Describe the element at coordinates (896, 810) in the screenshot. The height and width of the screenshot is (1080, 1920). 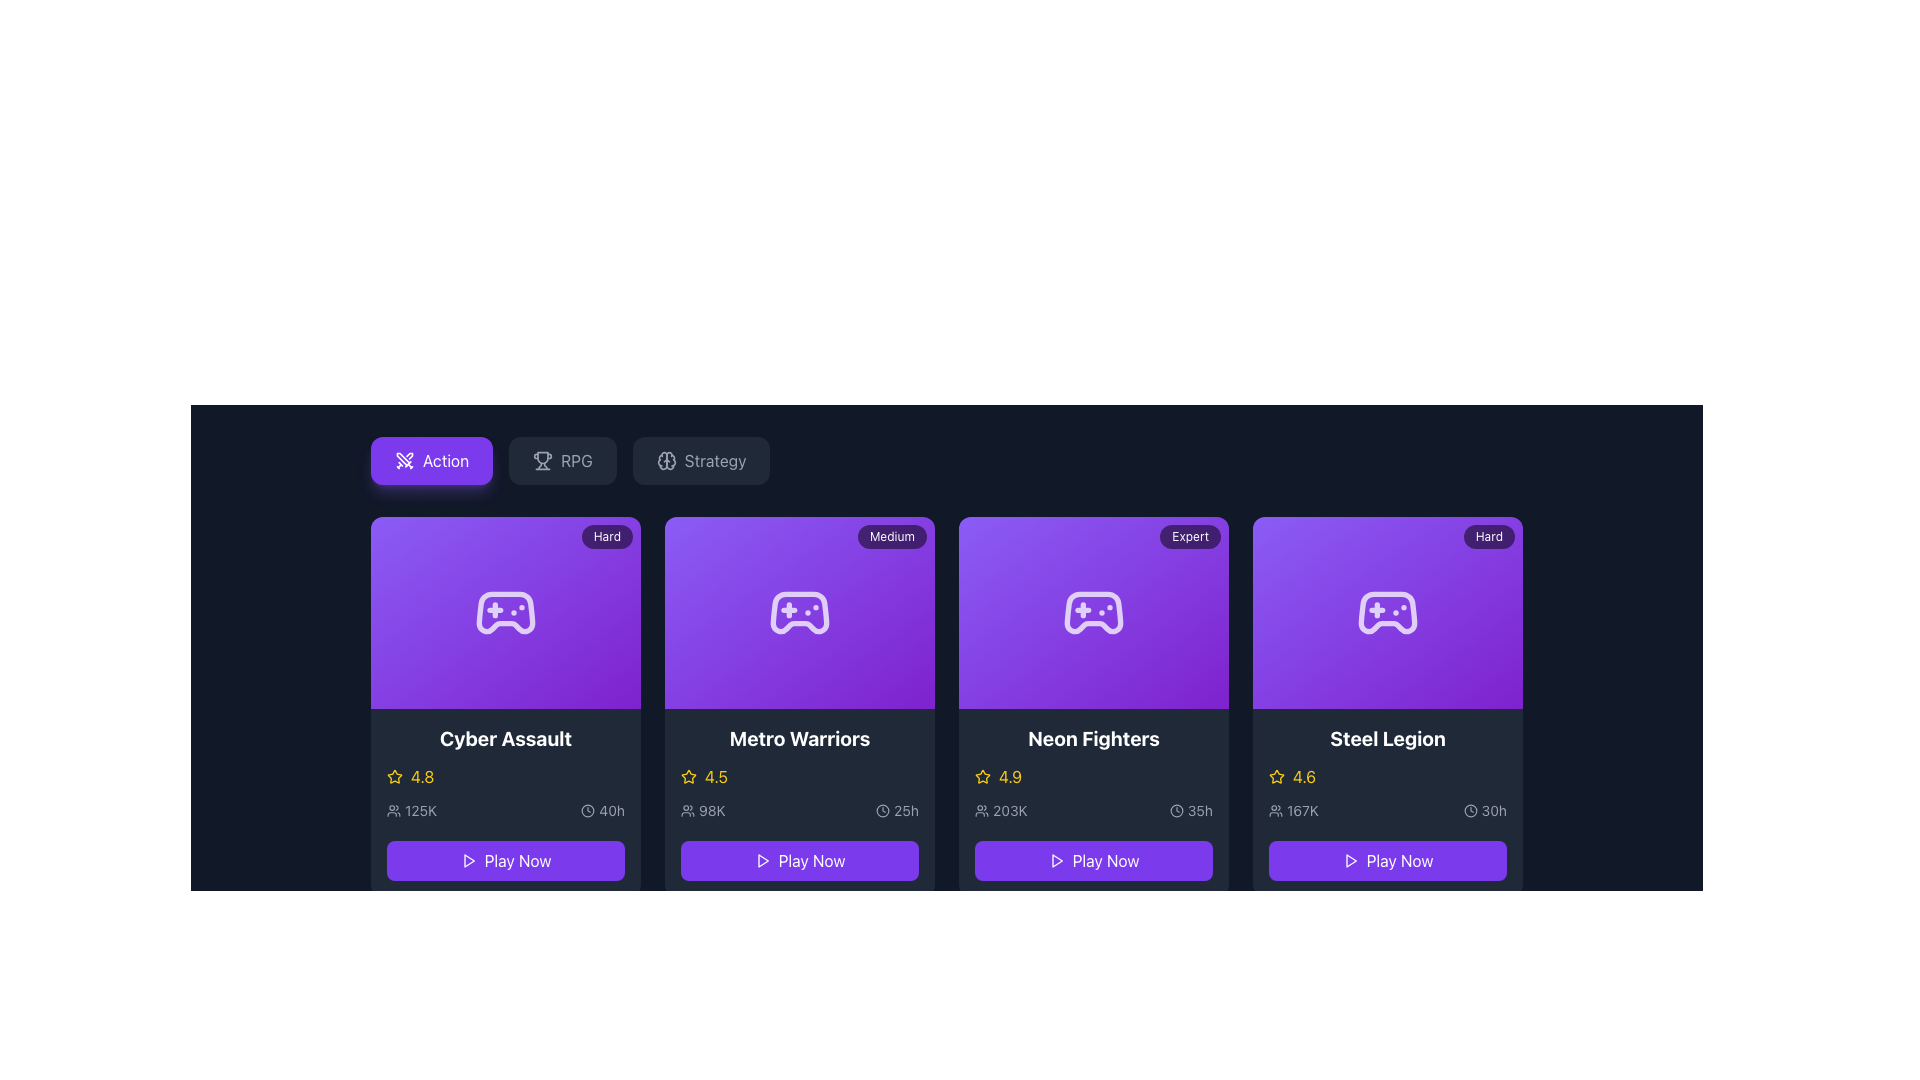
I see `the text '25h' with the clock icon in the lower section of the 'Metro Warriors' card` at that location.